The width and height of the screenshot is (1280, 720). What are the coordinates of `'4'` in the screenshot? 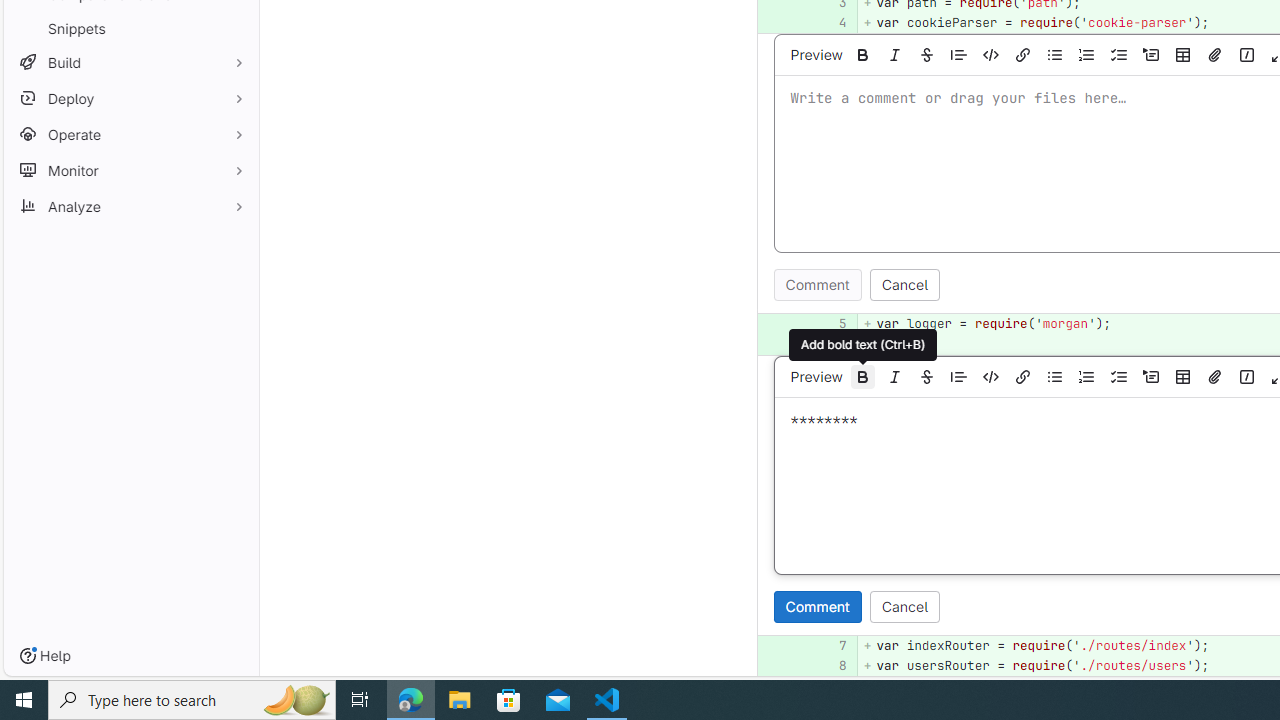 It's located at (829, 23).